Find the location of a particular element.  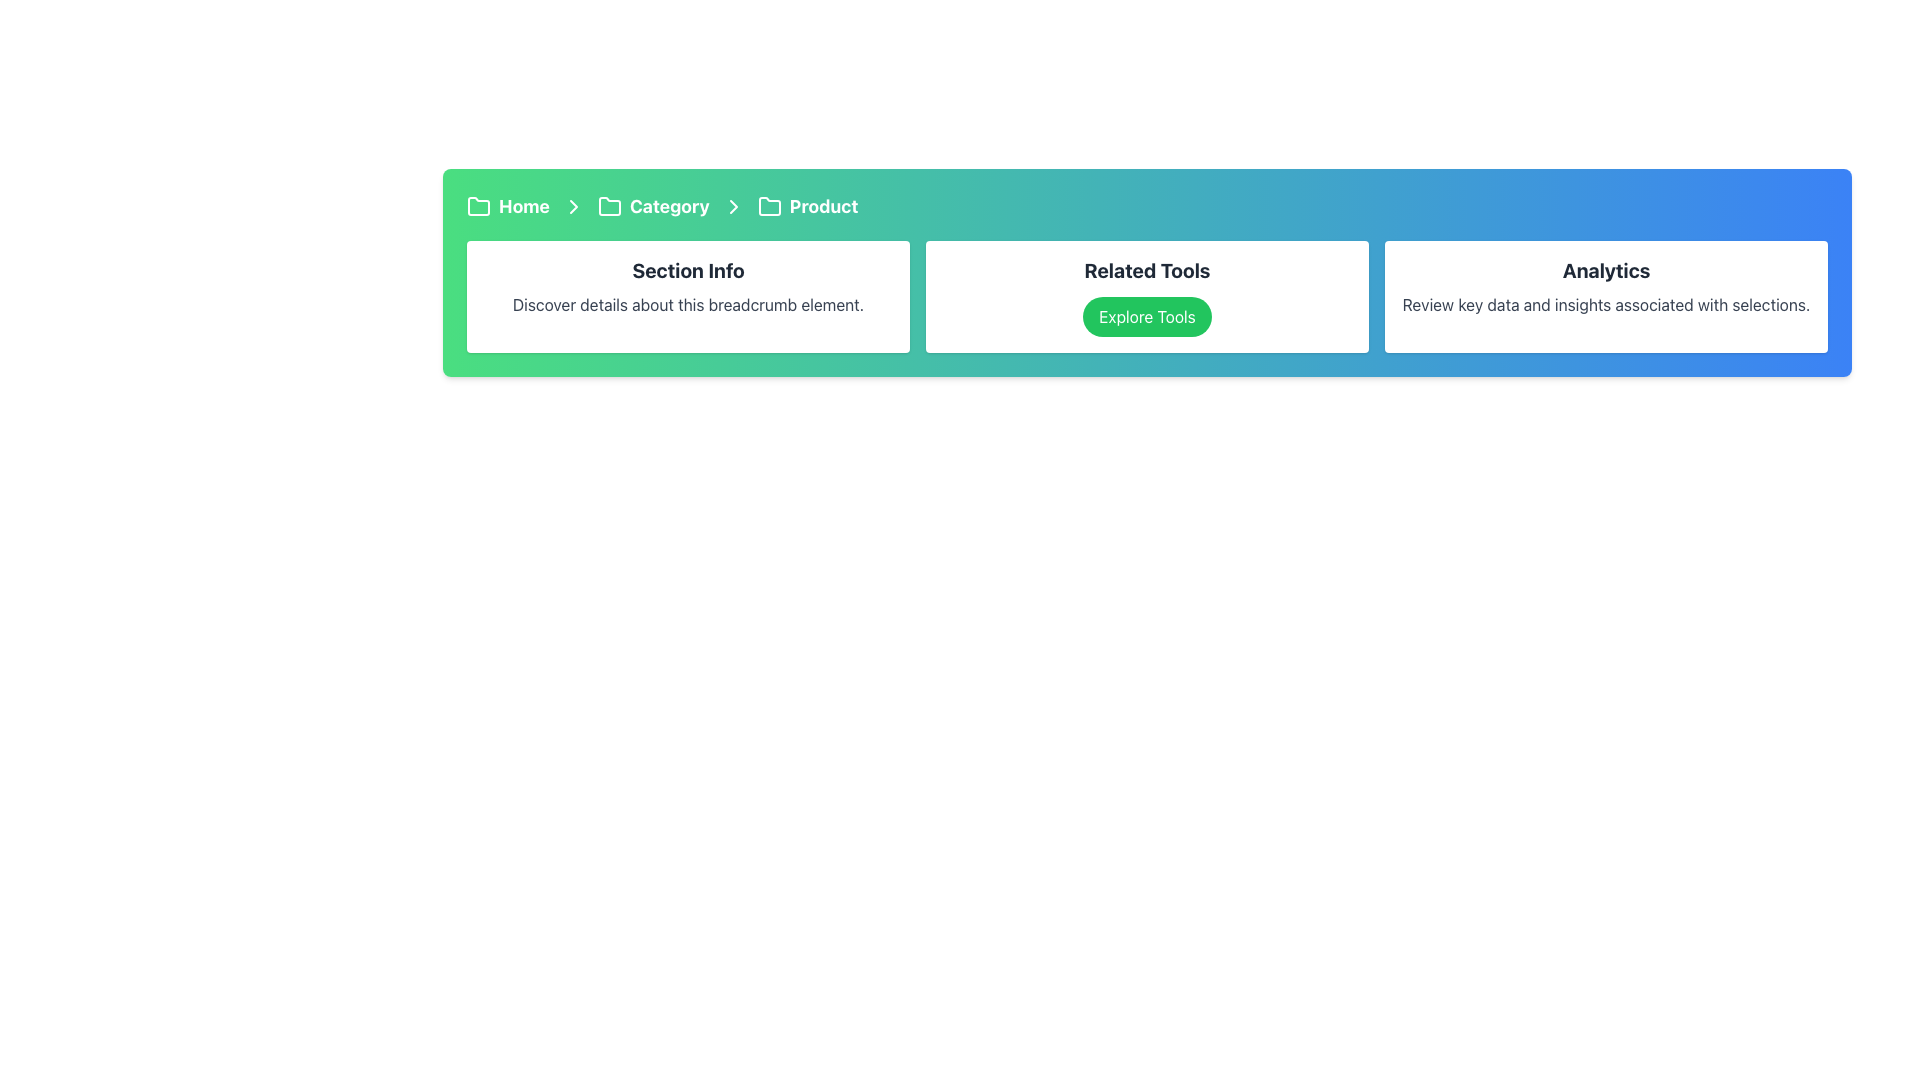

descriptive text within the static text element located below the 'Analytics' heading, which provides information about the Analytics section is located at coordinates (1606, 304).